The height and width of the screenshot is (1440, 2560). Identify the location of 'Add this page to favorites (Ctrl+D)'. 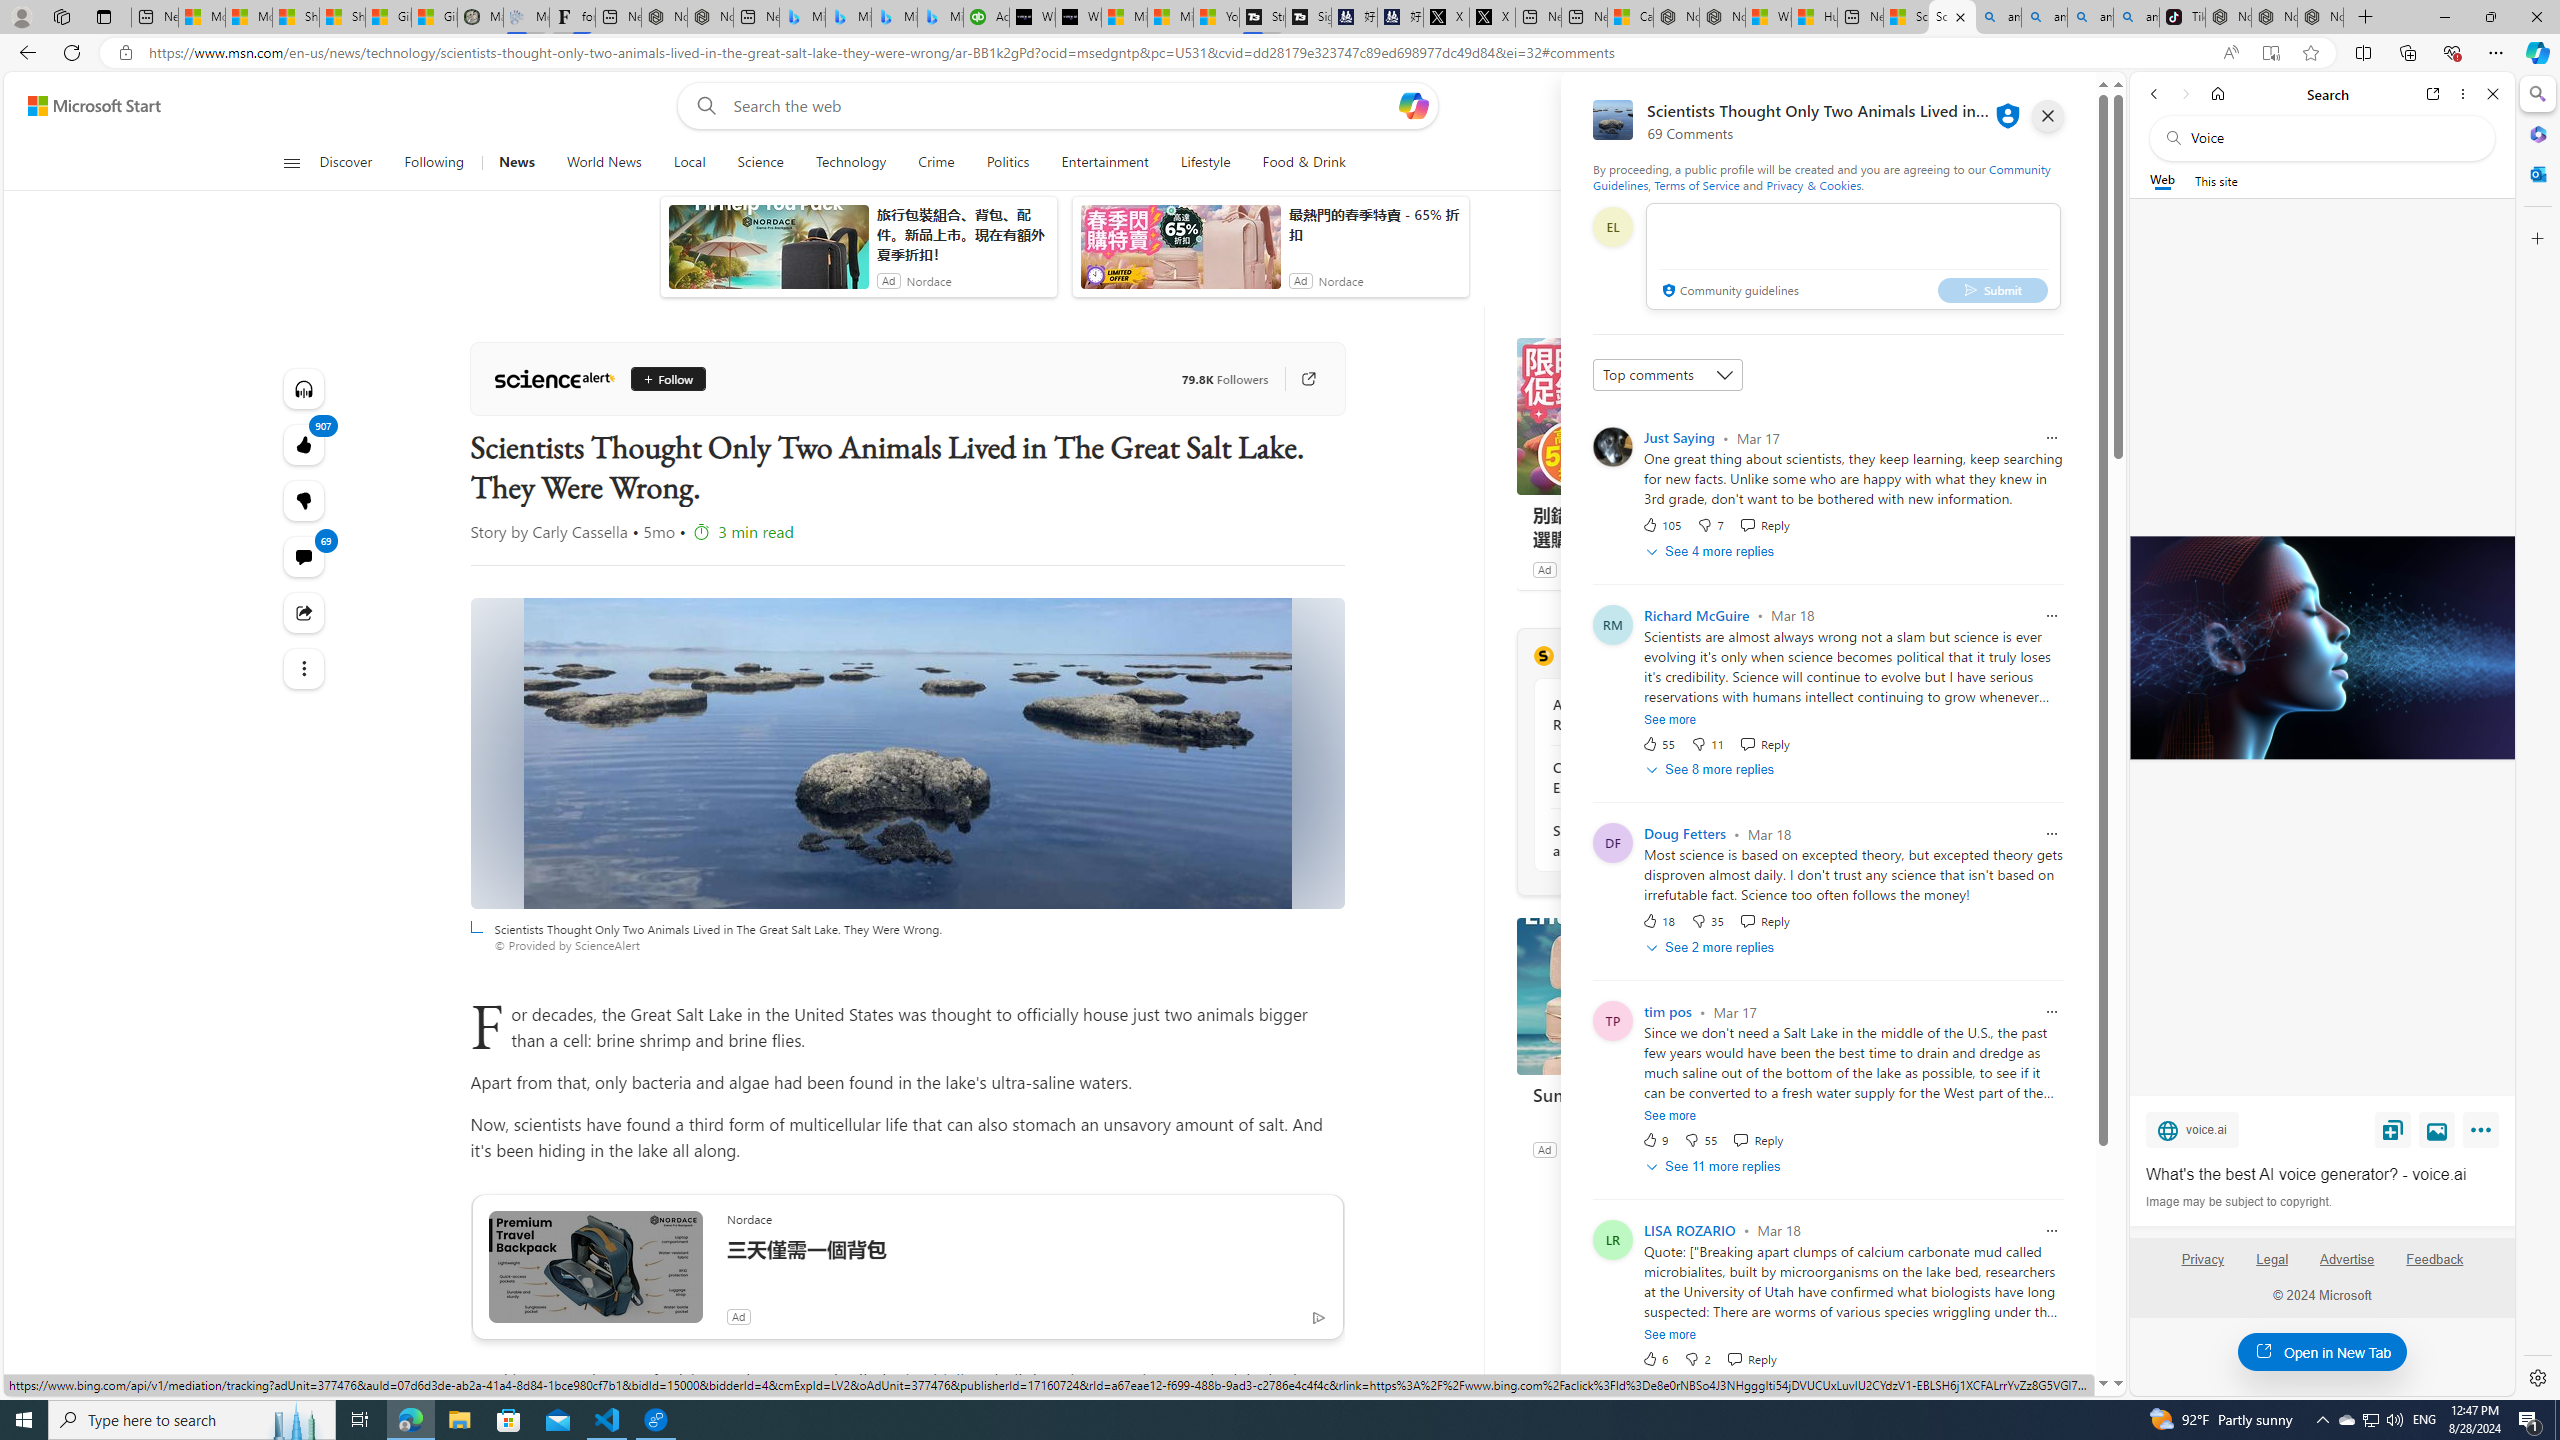
(2311, 53).